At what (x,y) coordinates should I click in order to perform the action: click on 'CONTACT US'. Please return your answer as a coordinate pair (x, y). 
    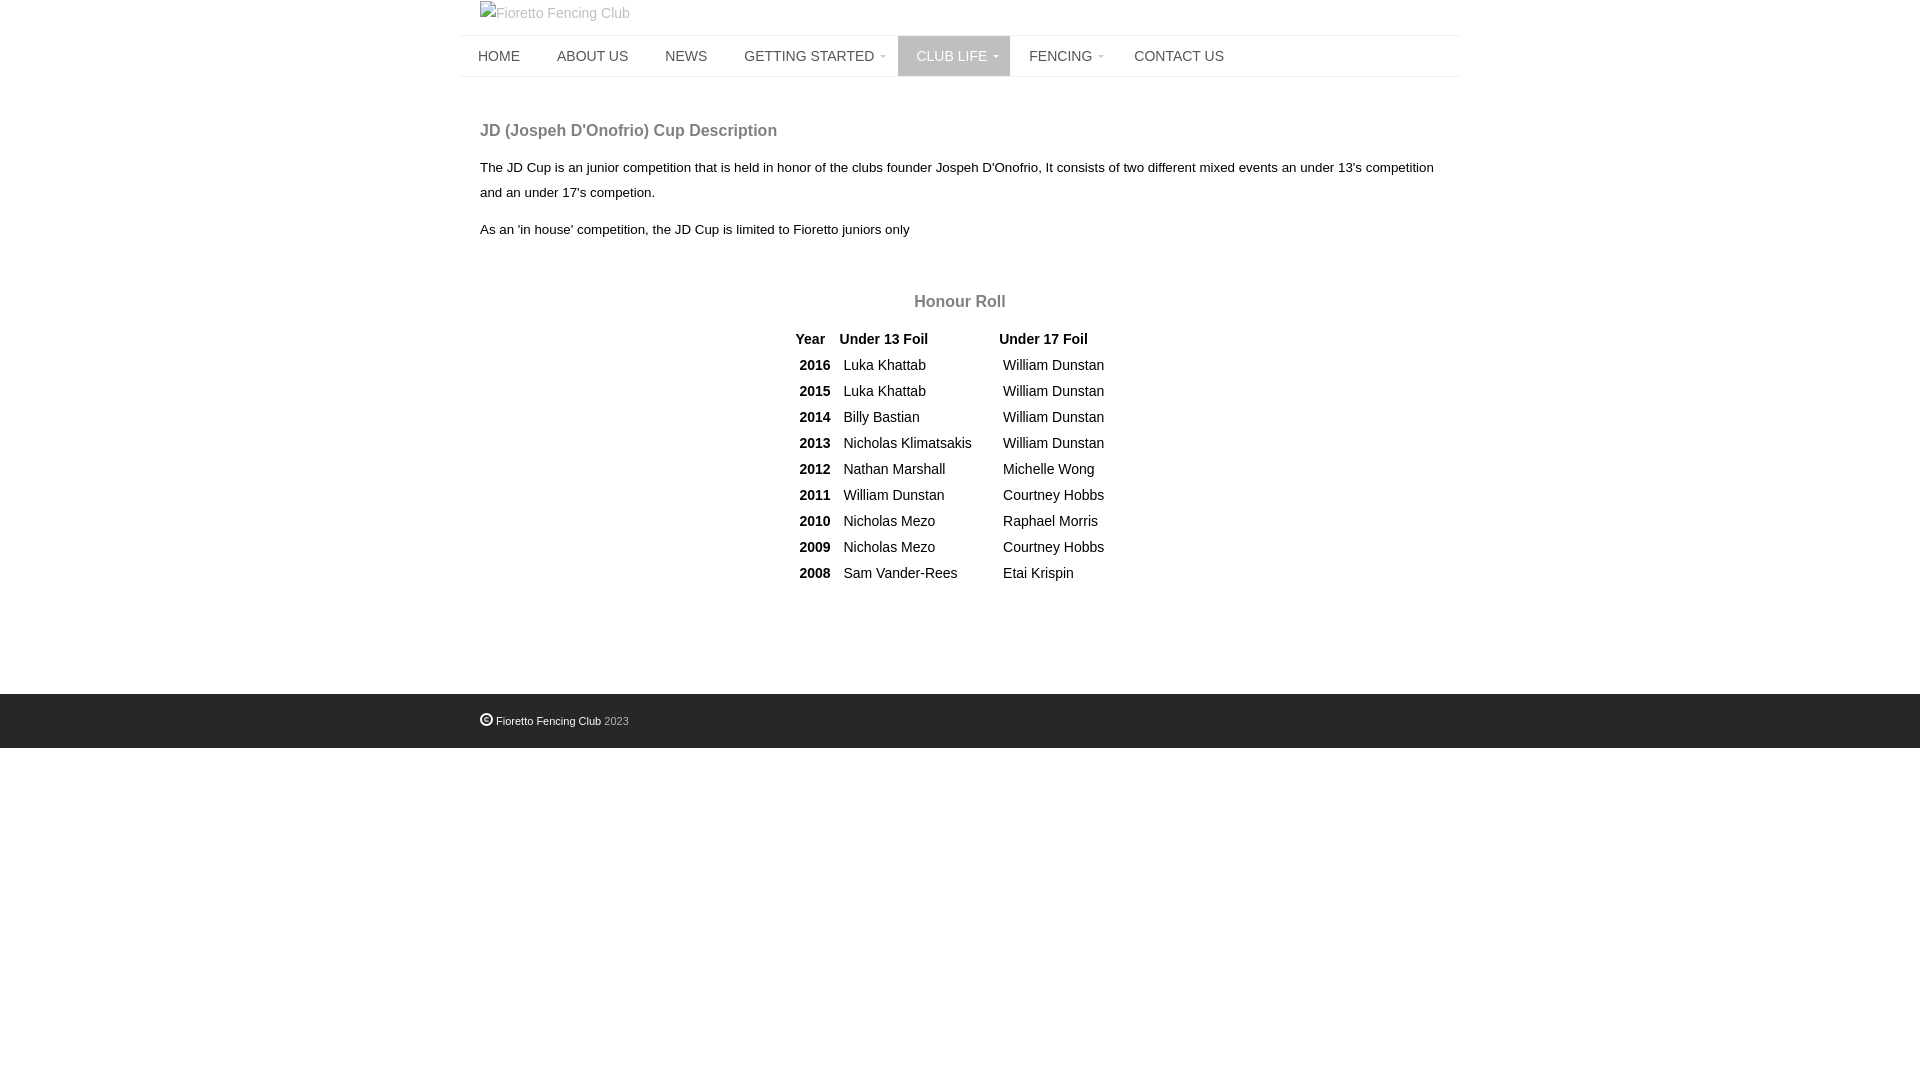
    Looking at the image, I should click on (1179, 55).